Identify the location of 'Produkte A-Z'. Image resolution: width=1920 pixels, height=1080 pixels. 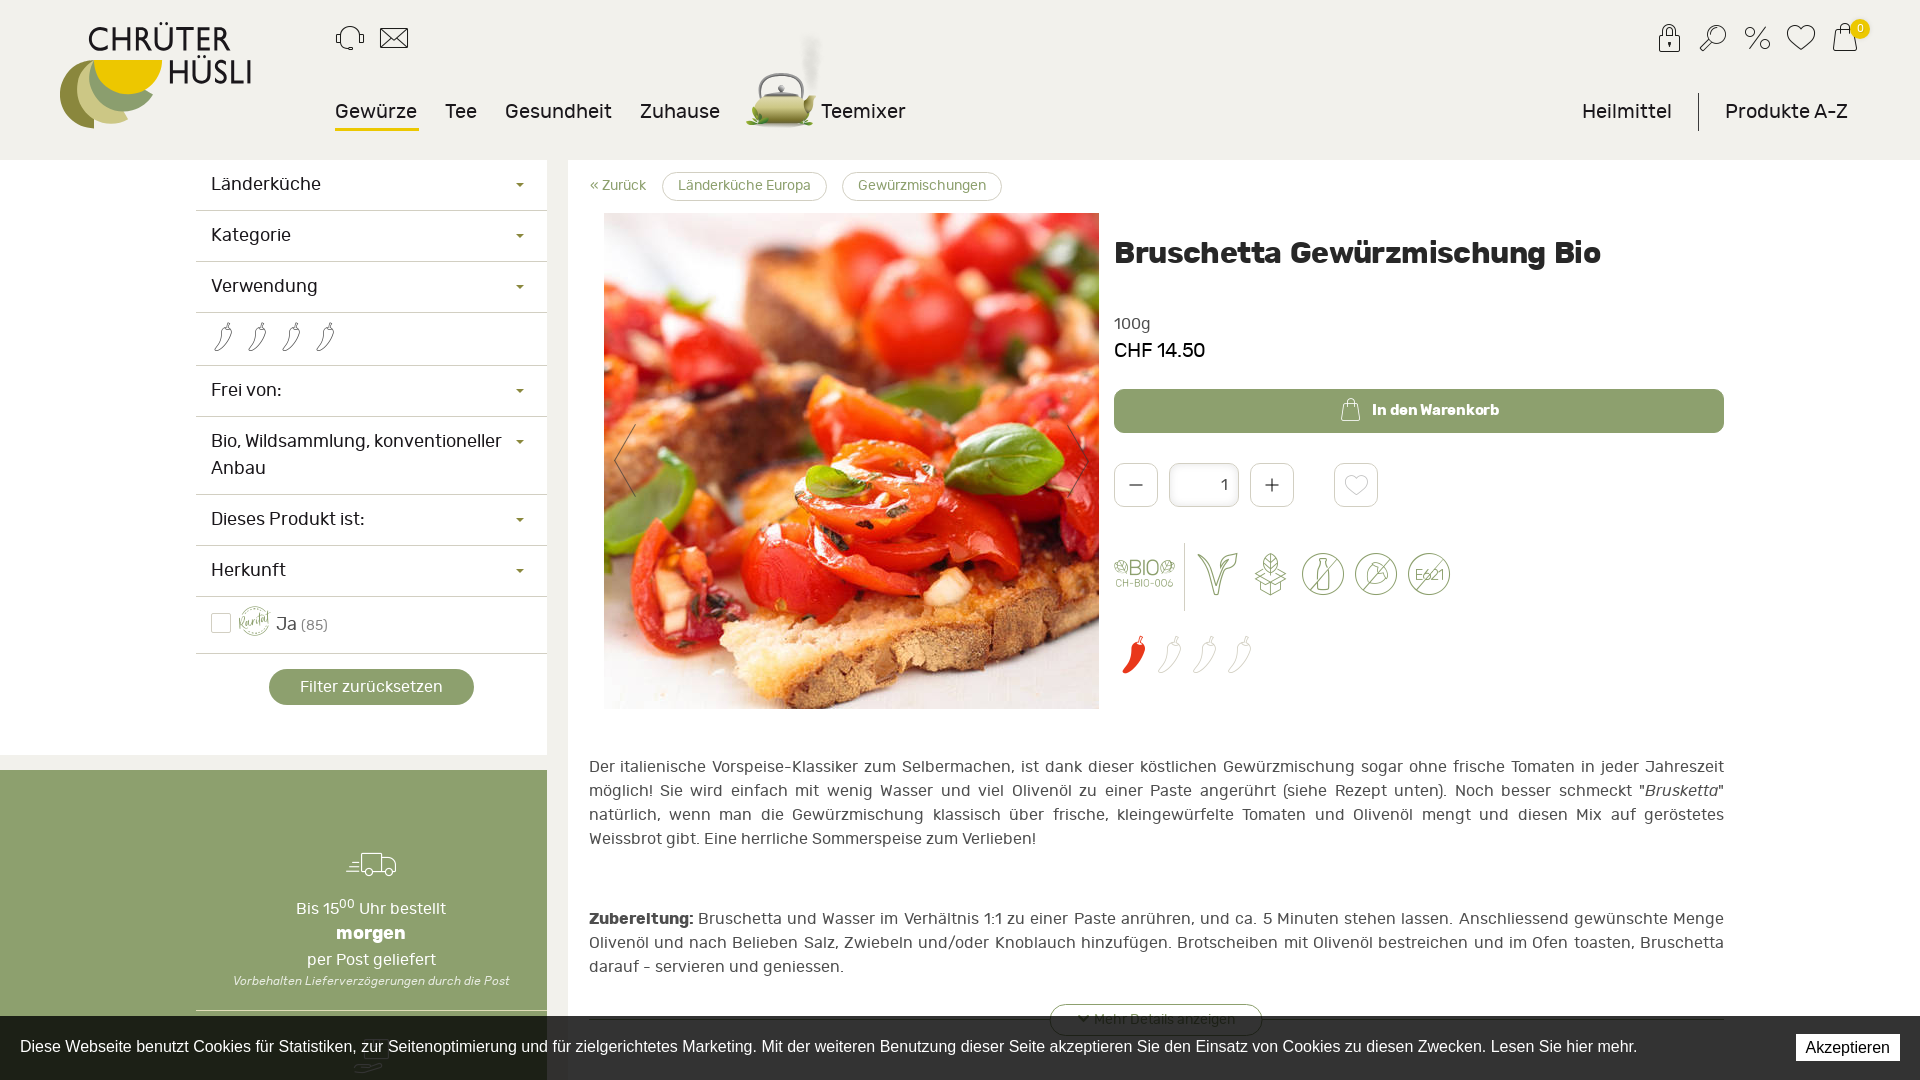
(1786, 111).